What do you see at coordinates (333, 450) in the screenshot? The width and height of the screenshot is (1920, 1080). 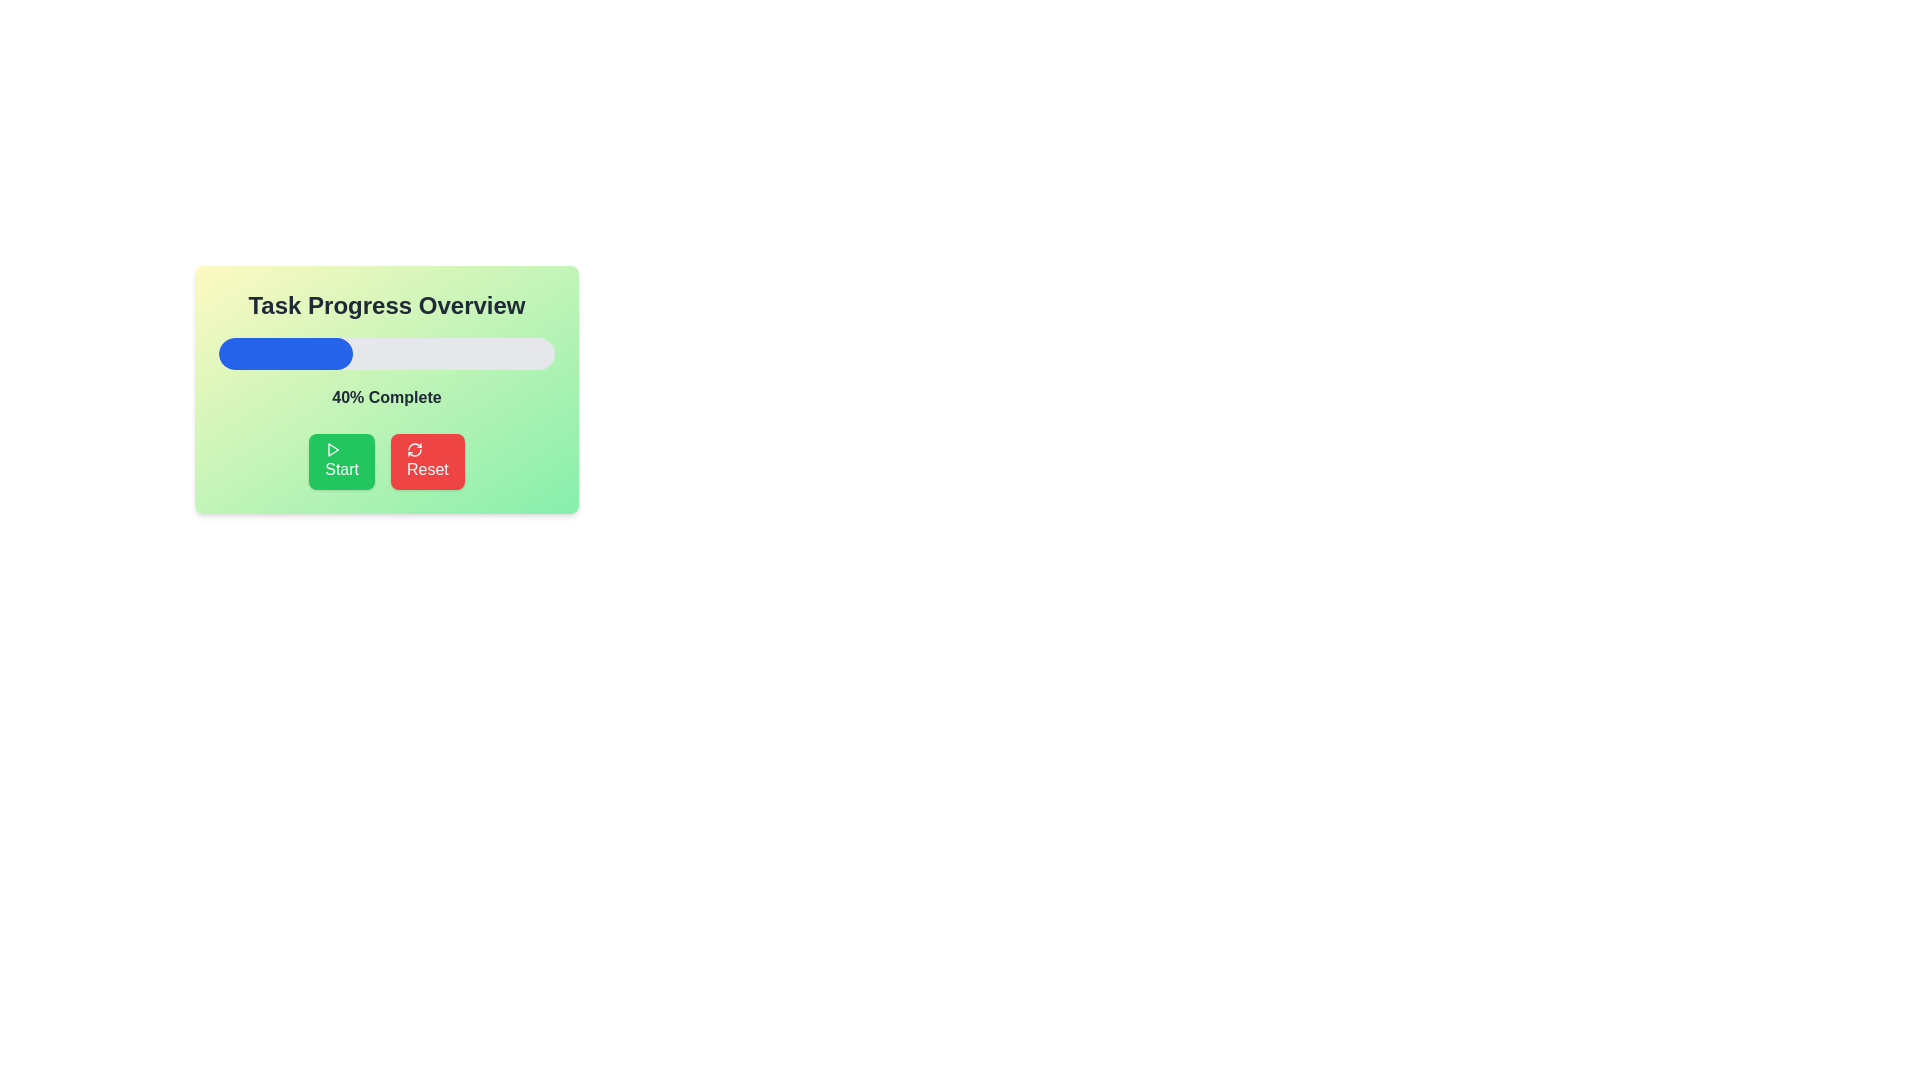 I see `the 'Start' button, which contains the SVG Icon indicating the action of starting a task, located on the left side of a two-button group below the progress bar labeled '40% Complete.'` at bounding box center [333, 450].